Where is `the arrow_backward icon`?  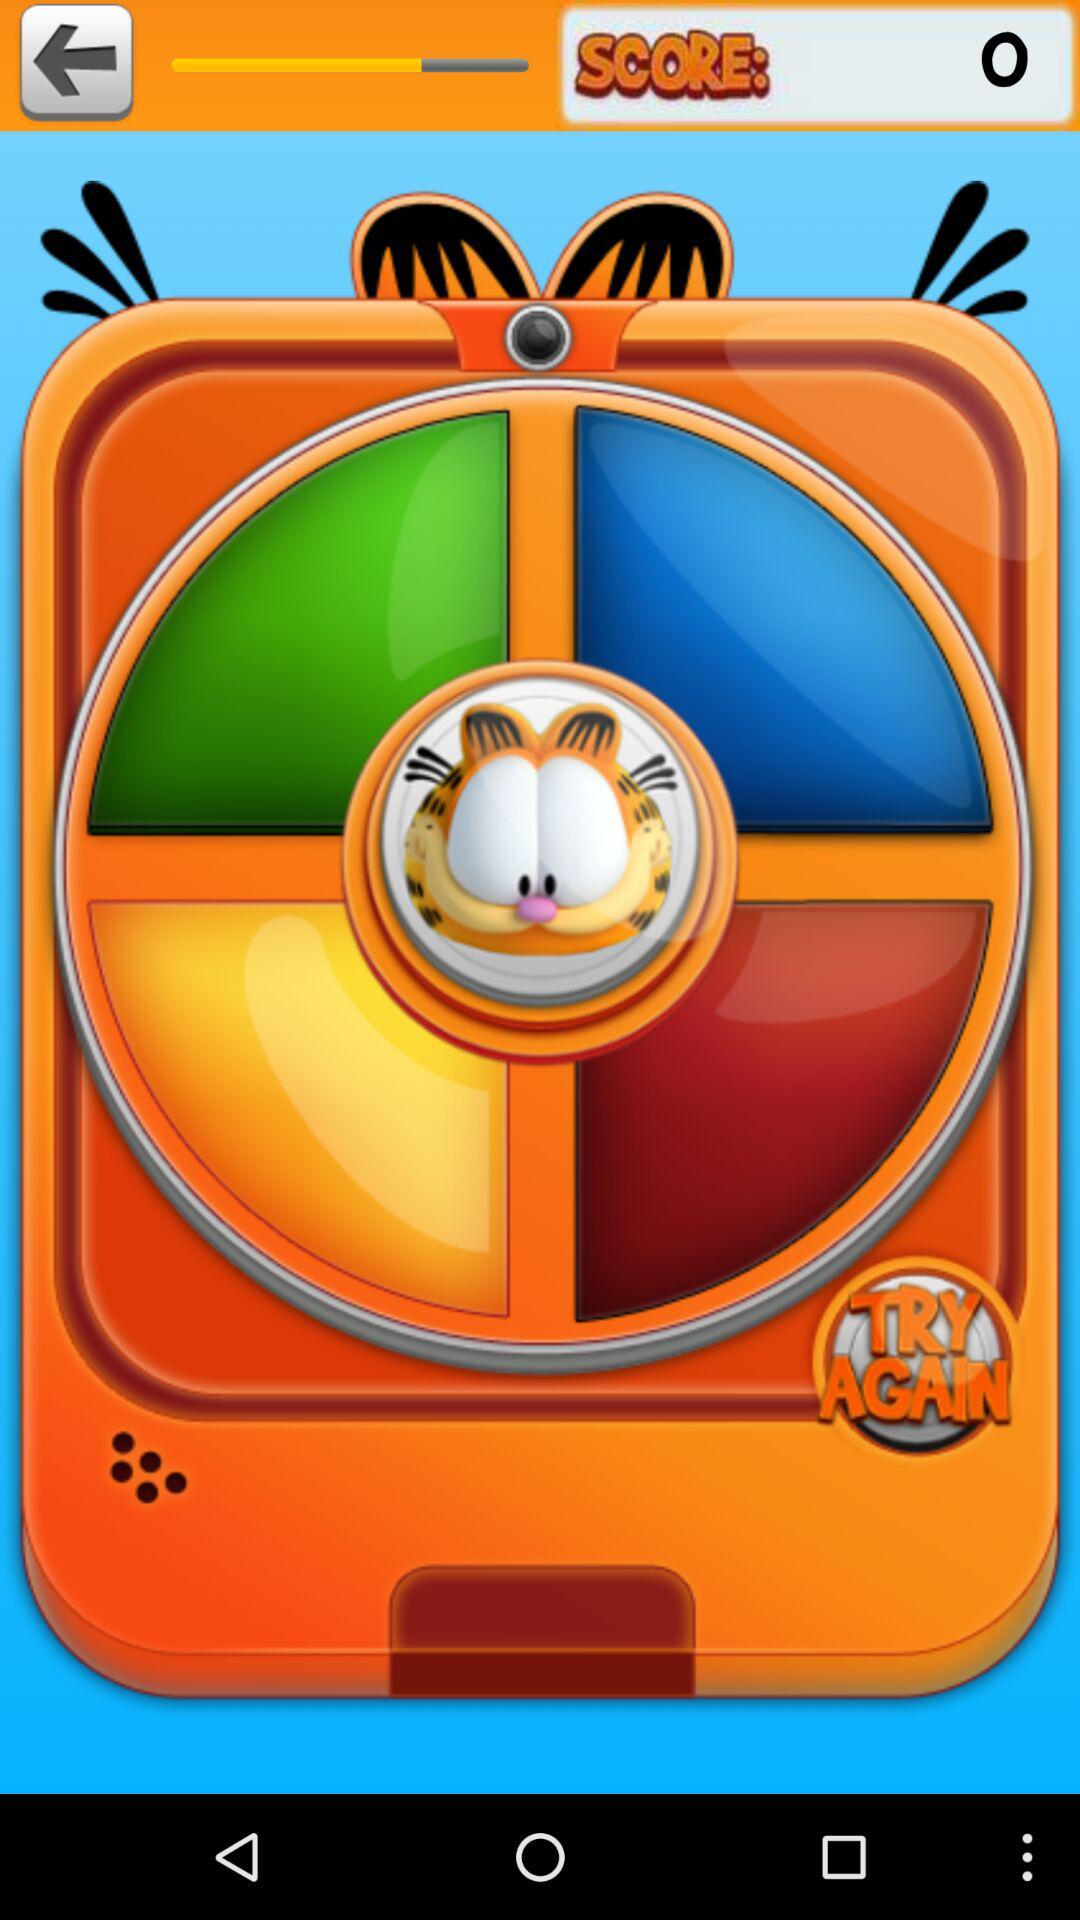
the arrow_backward icon is located at coordinates (75, 70).